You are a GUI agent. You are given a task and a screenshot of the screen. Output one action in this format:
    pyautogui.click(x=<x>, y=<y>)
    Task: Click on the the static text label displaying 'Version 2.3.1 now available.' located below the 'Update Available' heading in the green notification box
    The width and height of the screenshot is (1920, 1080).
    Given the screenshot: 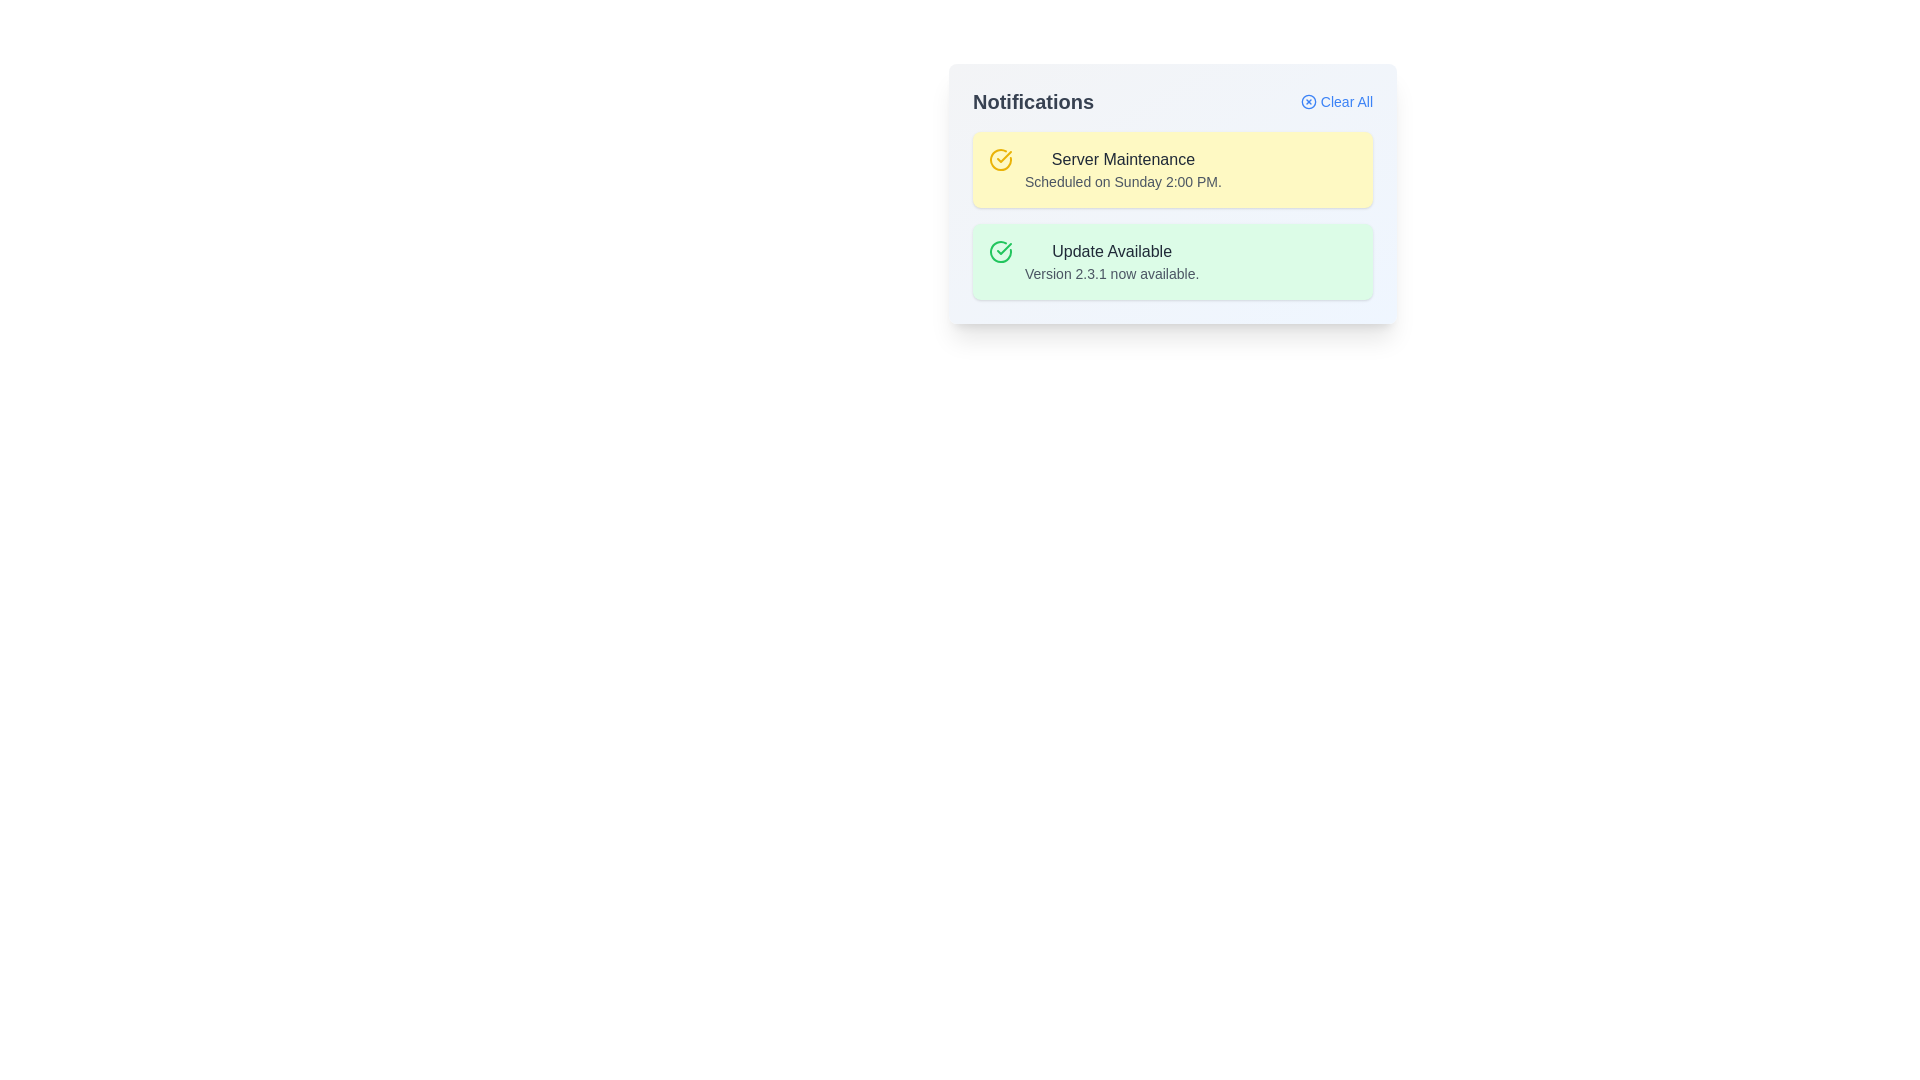 What is the action you would take?
    pyautogui.click(x=1111, y=273)
    